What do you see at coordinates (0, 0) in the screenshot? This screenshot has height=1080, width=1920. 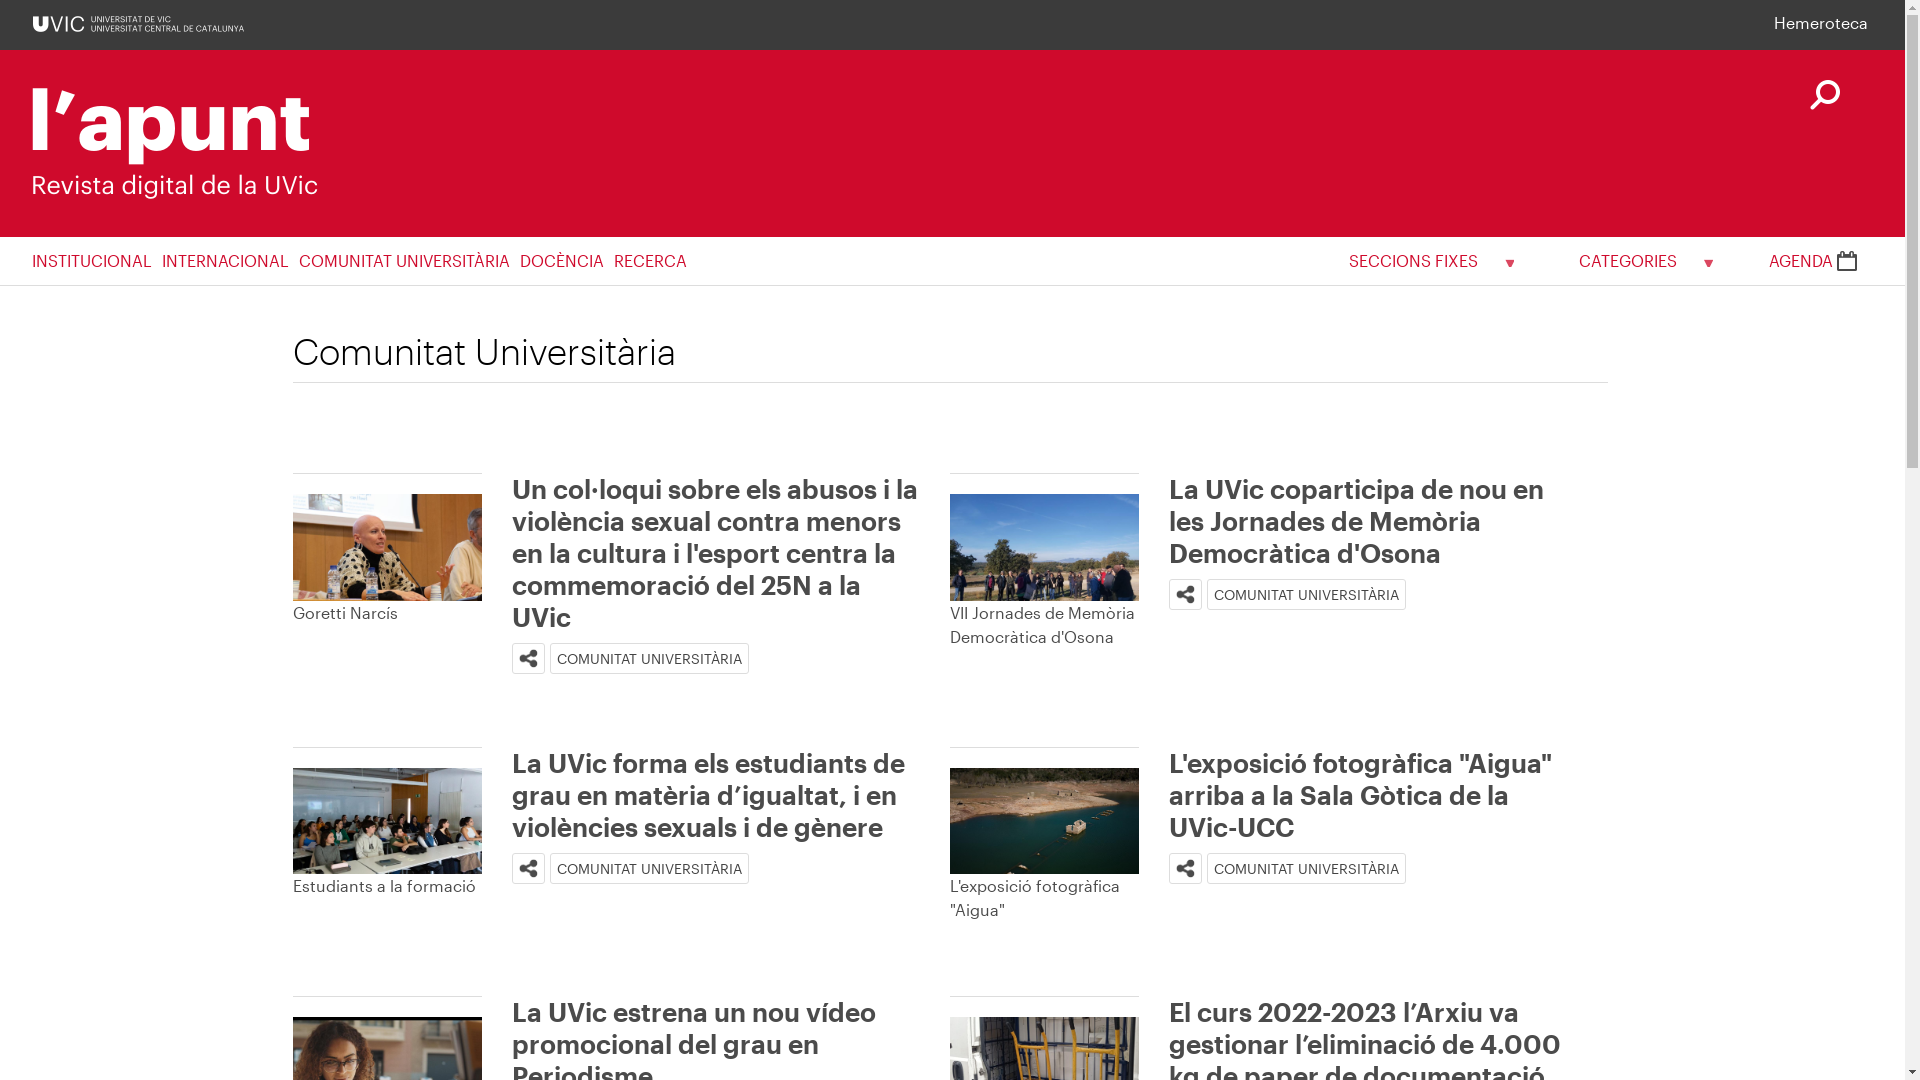 I see `'Skip to main content'` at bounding box center [0, 0].